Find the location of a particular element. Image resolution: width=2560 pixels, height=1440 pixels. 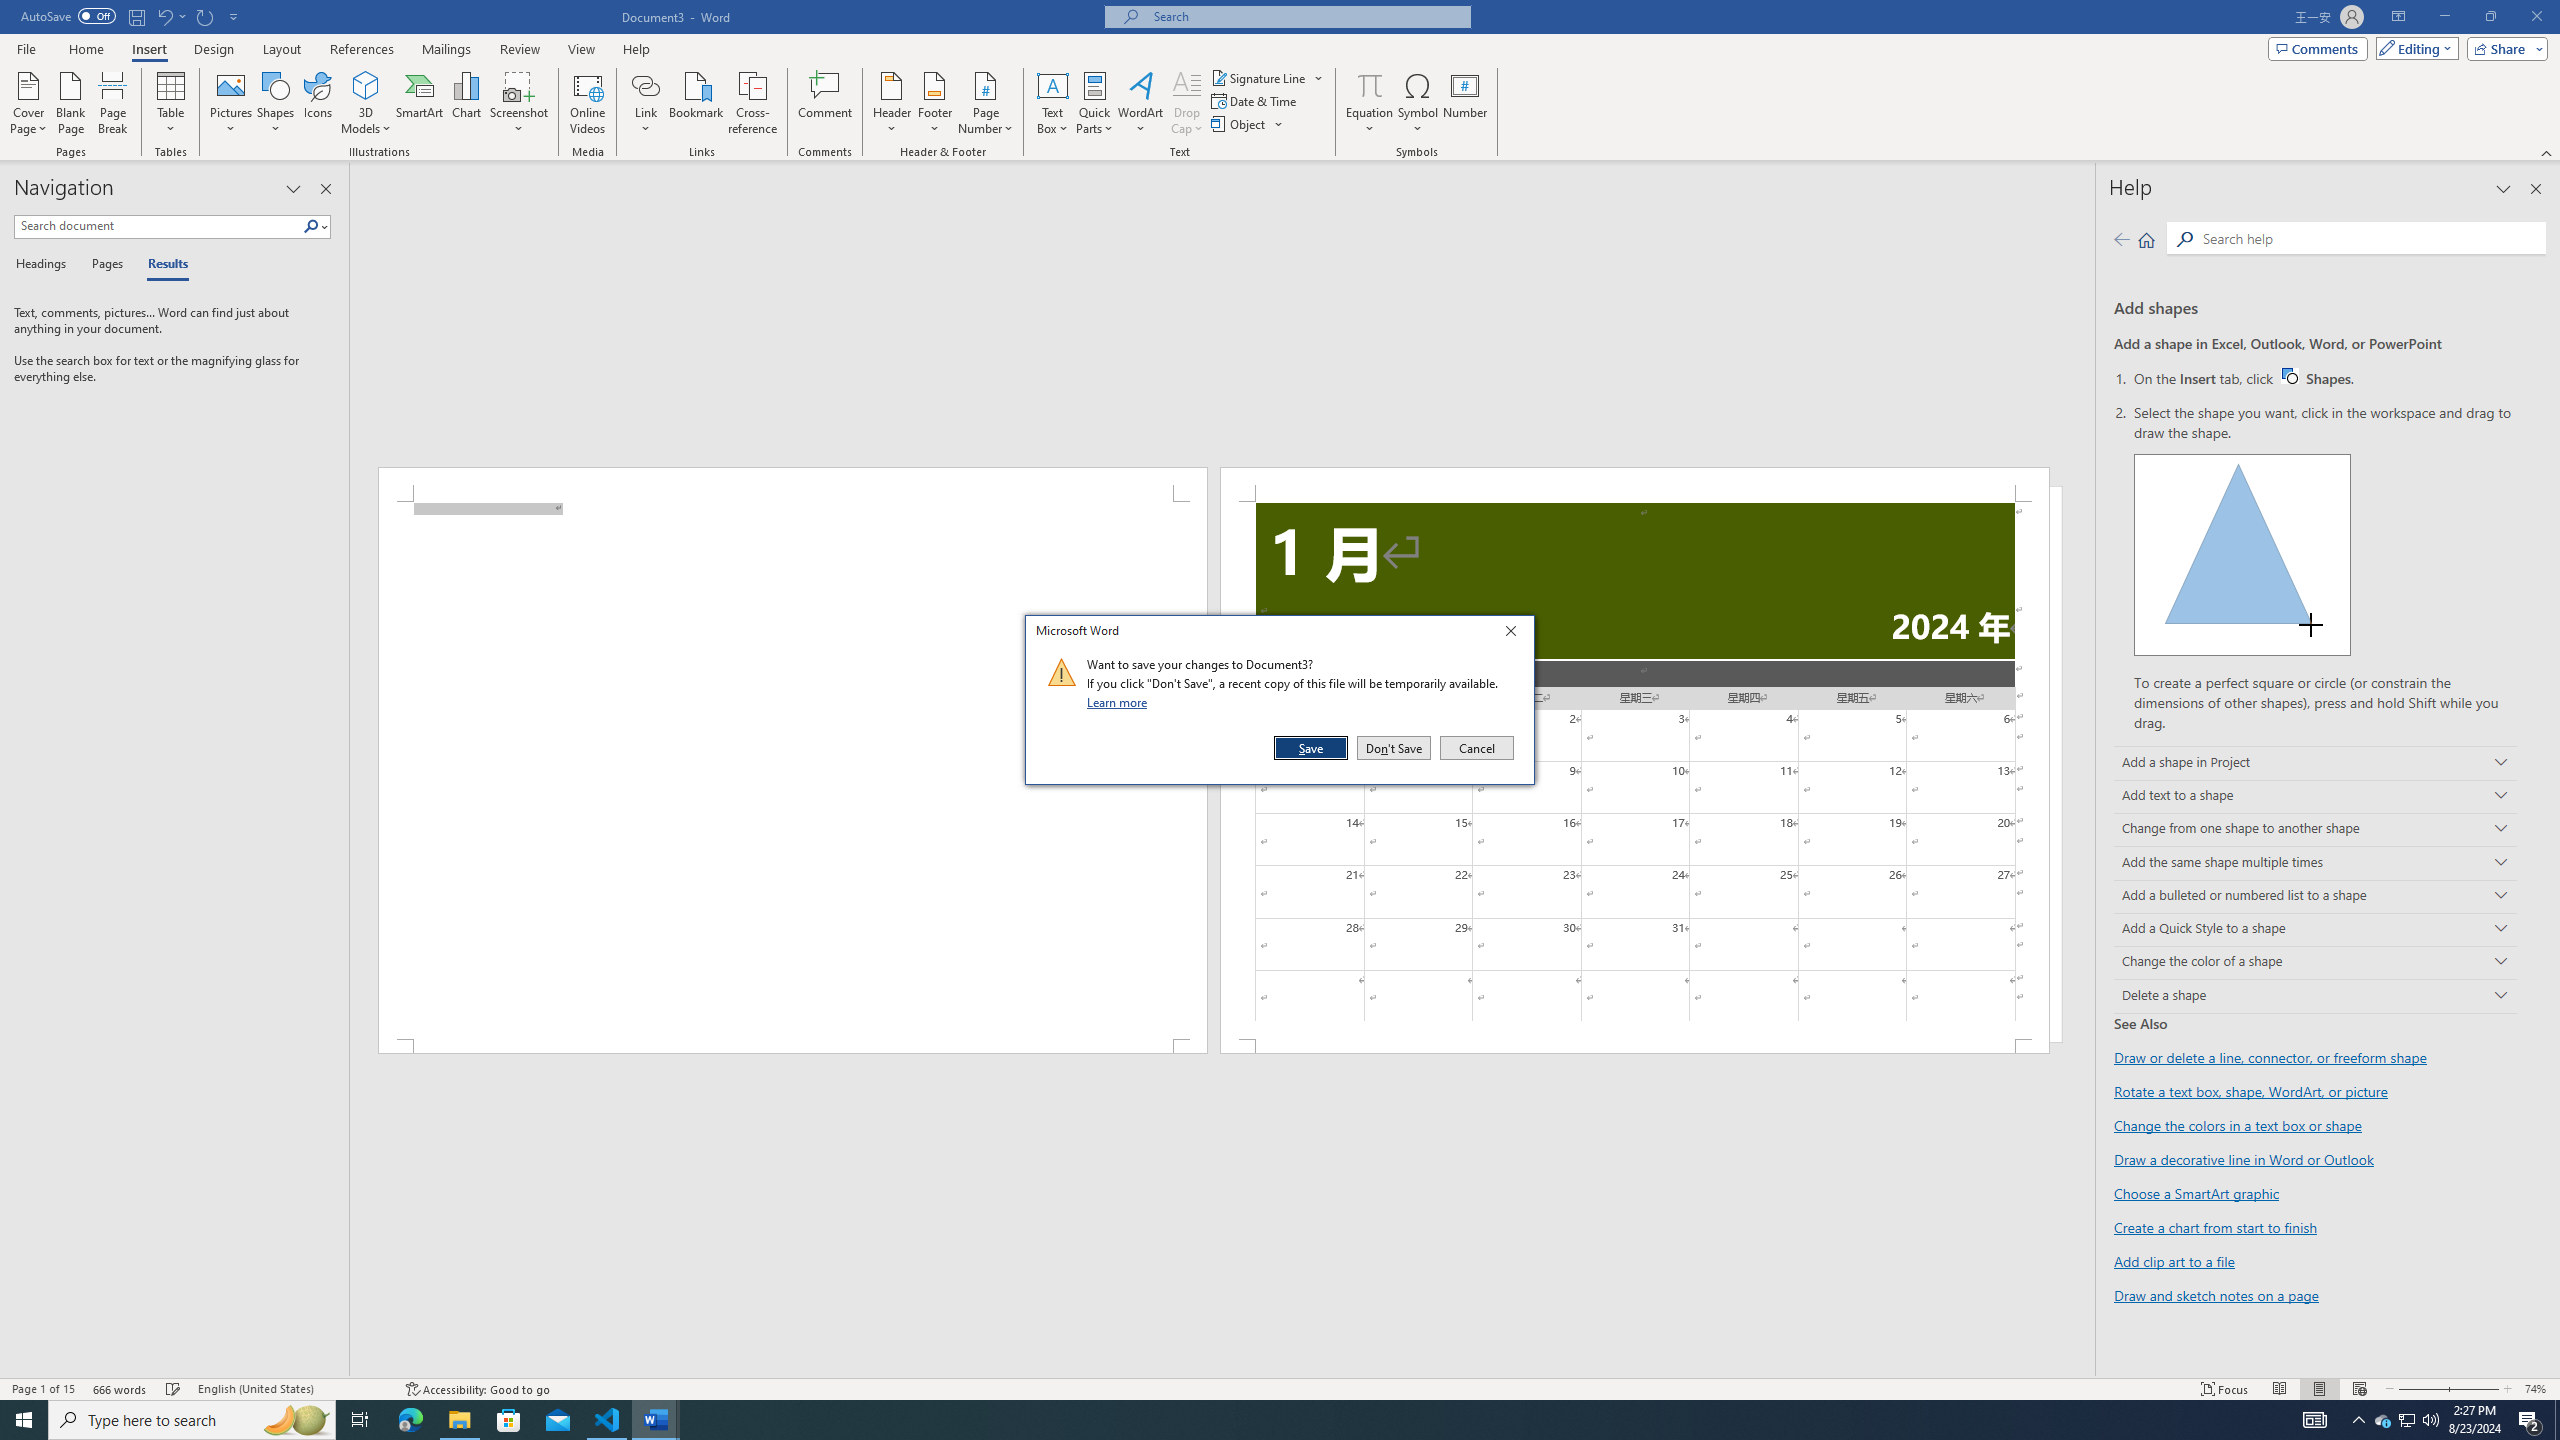

'Comments' is located at coordinates (2318, 47).